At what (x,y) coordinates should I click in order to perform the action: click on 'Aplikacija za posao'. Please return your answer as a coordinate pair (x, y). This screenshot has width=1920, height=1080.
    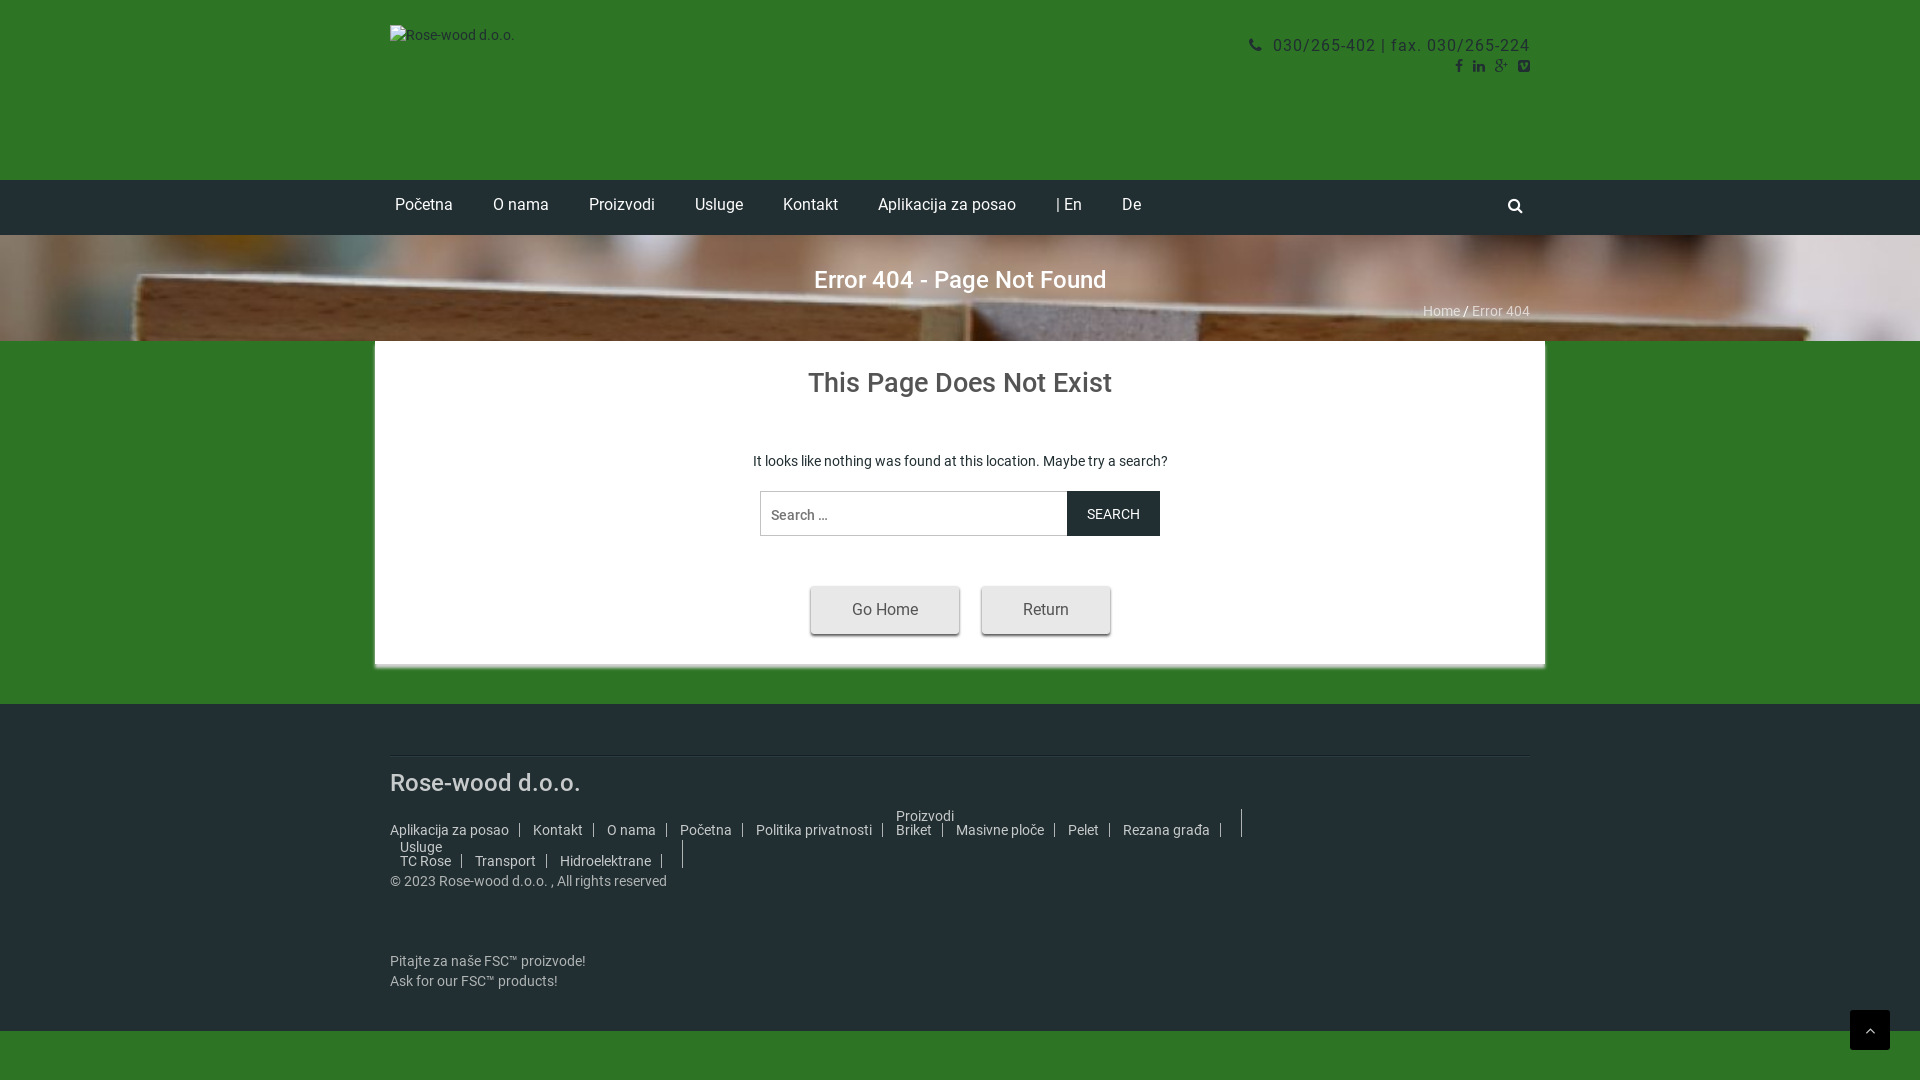
    Looking at the image, I should click on (448, 829).